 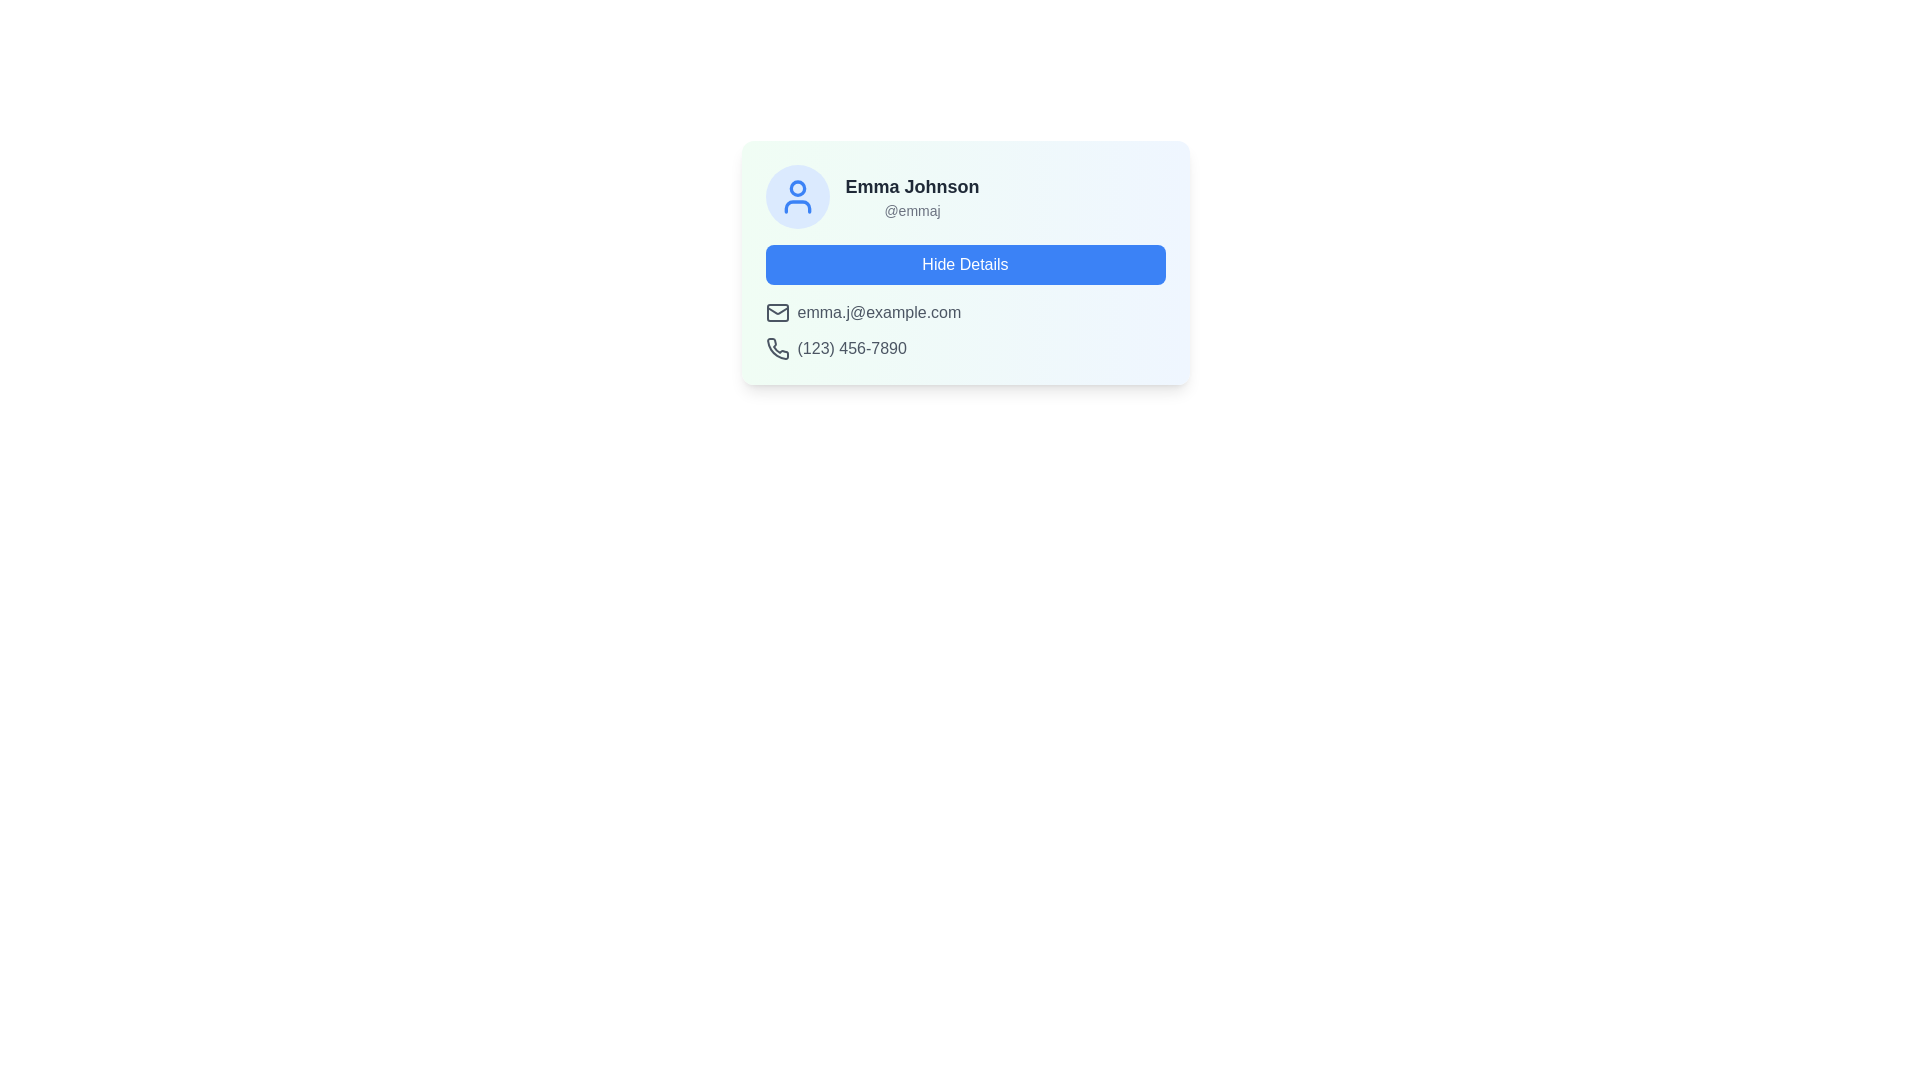 I want to click on the SVG Circle representing the head of the user profile icon, so click(x=796, y=188).